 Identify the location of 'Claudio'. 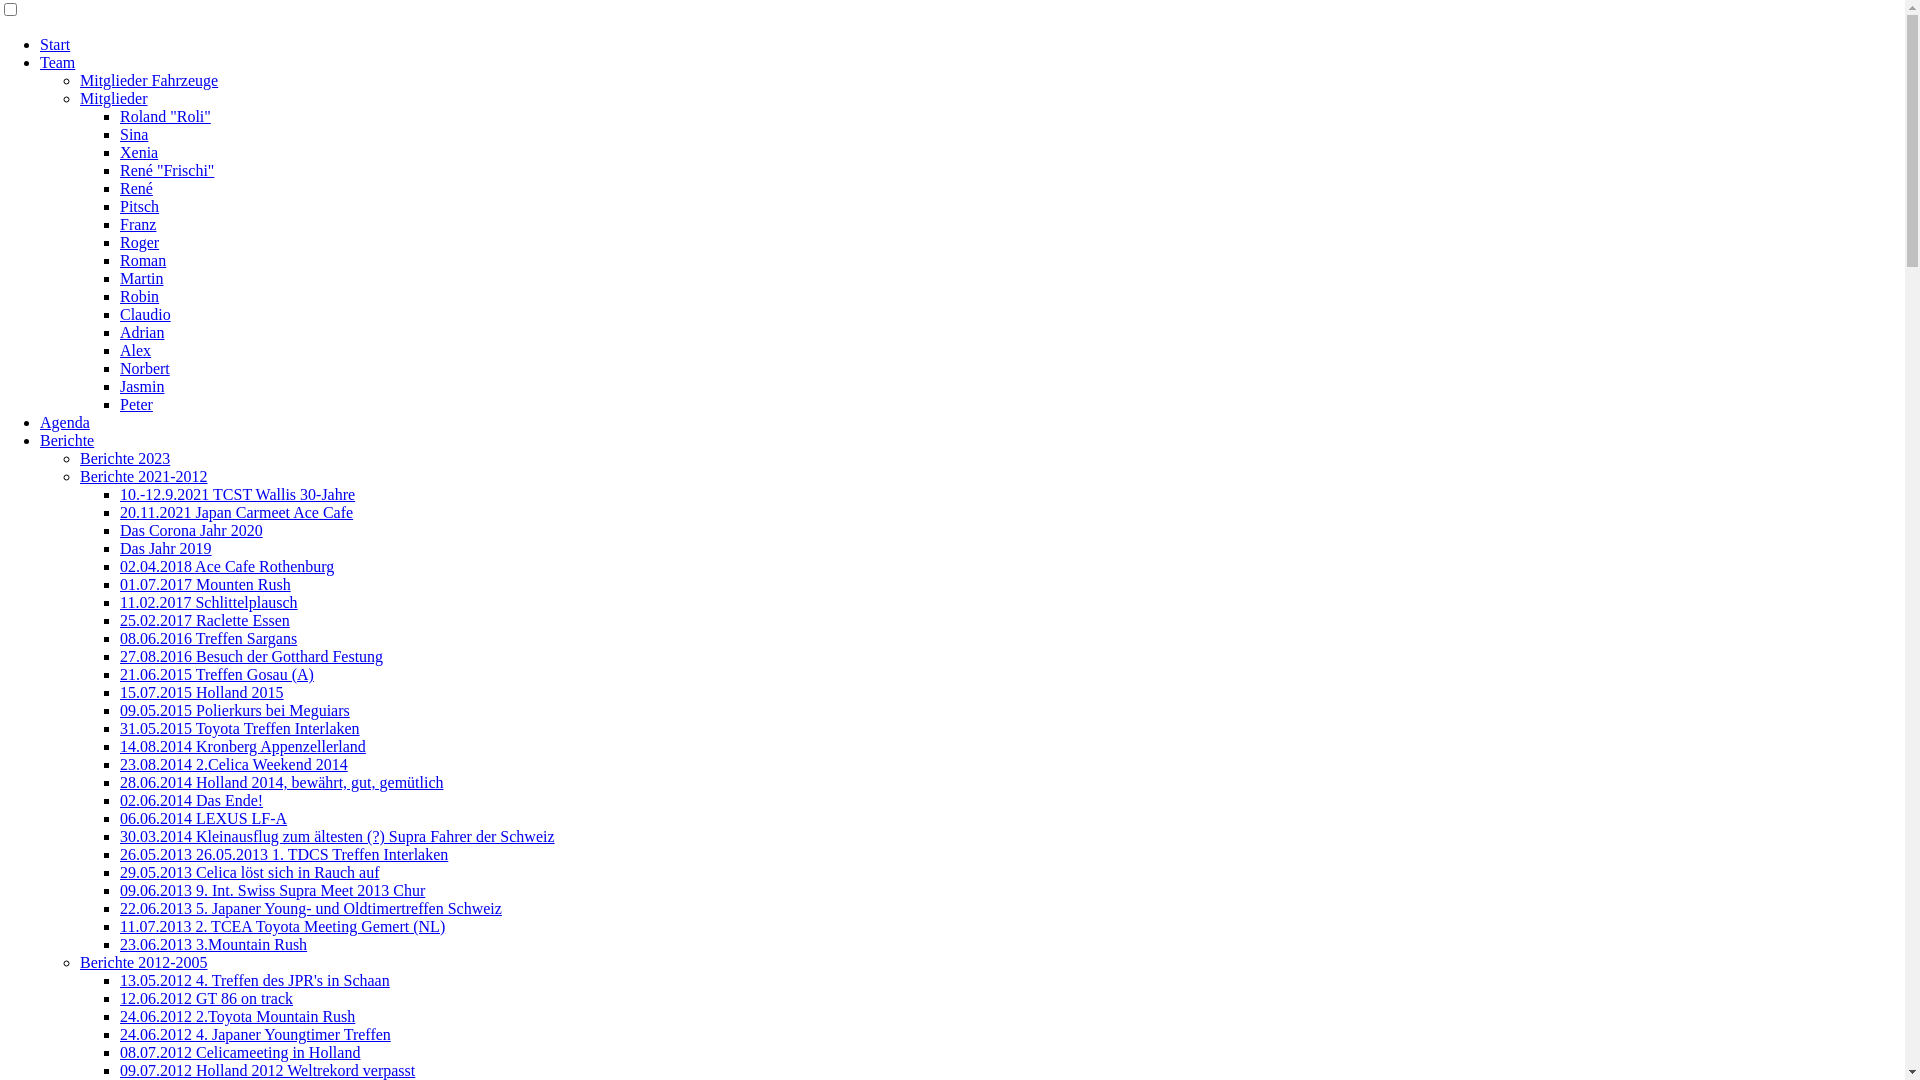
(144, 314).